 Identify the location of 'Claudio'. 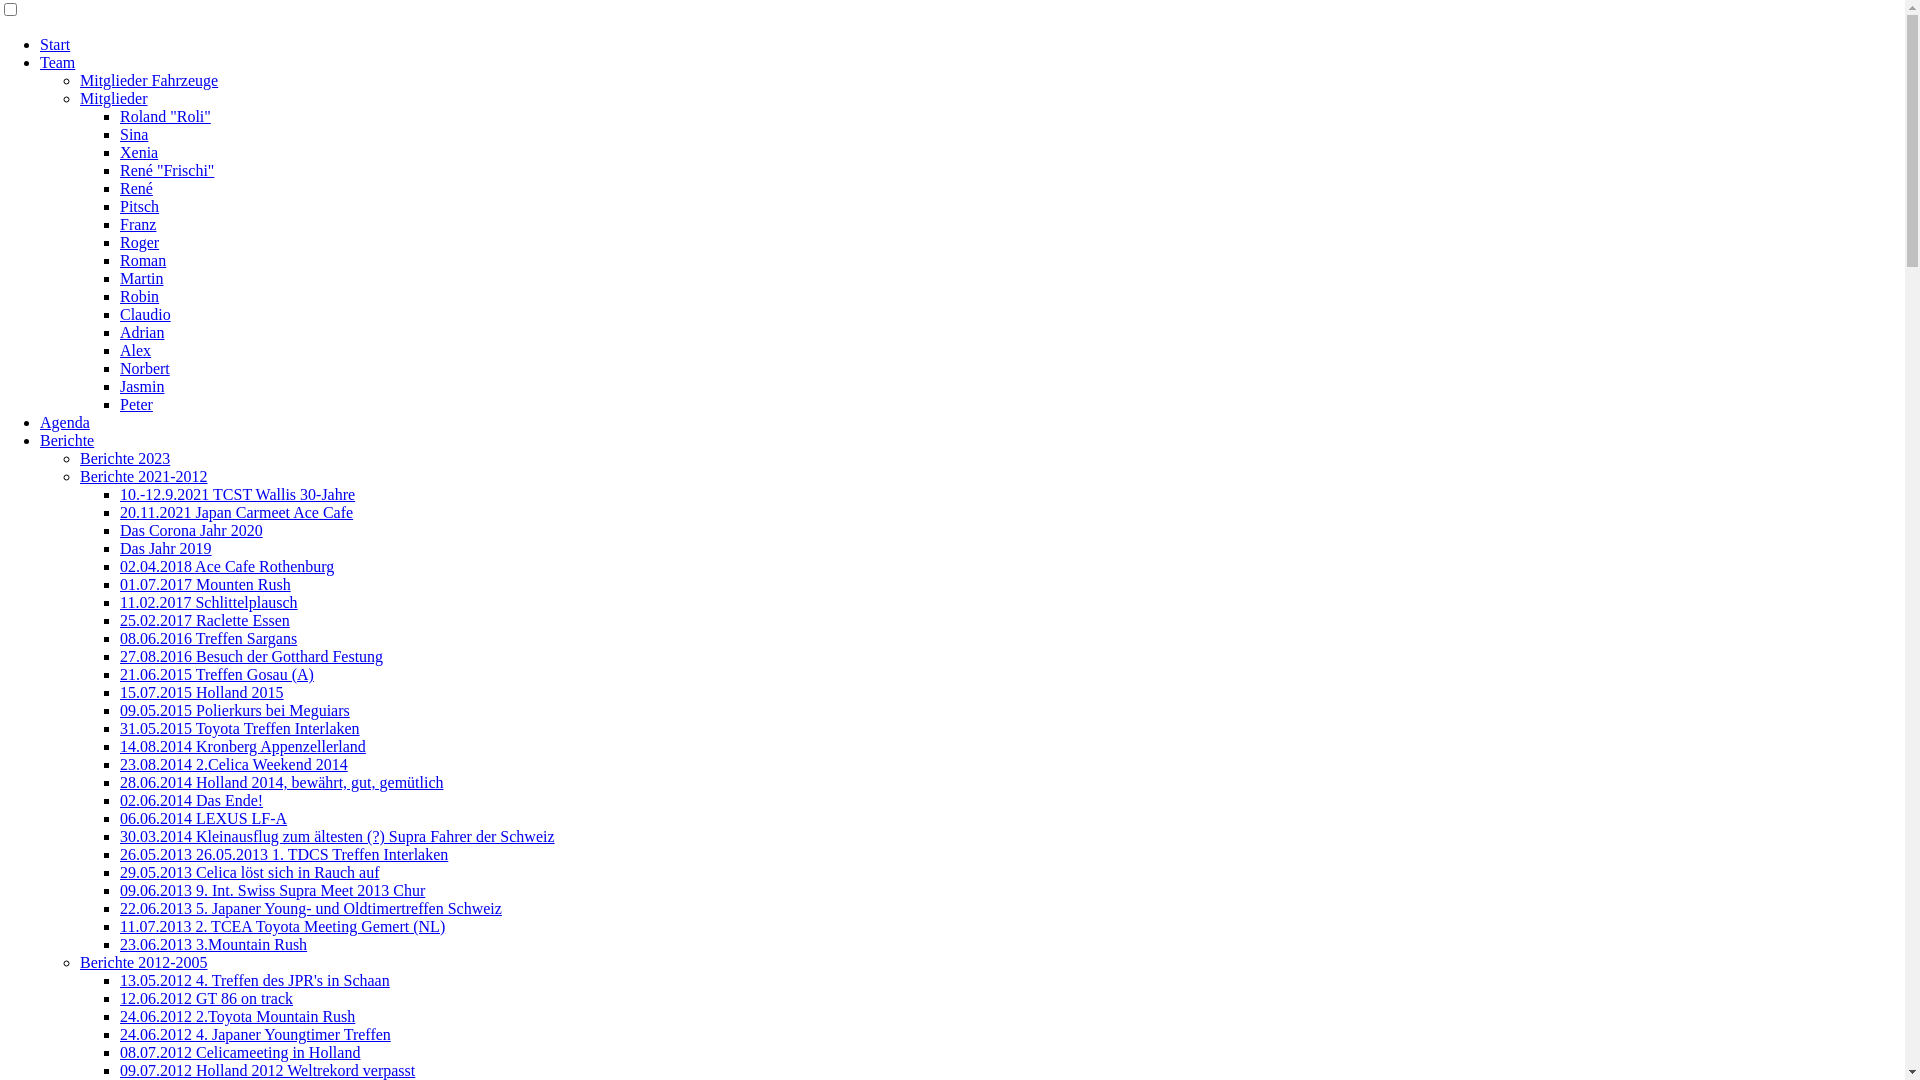
(144, 314).